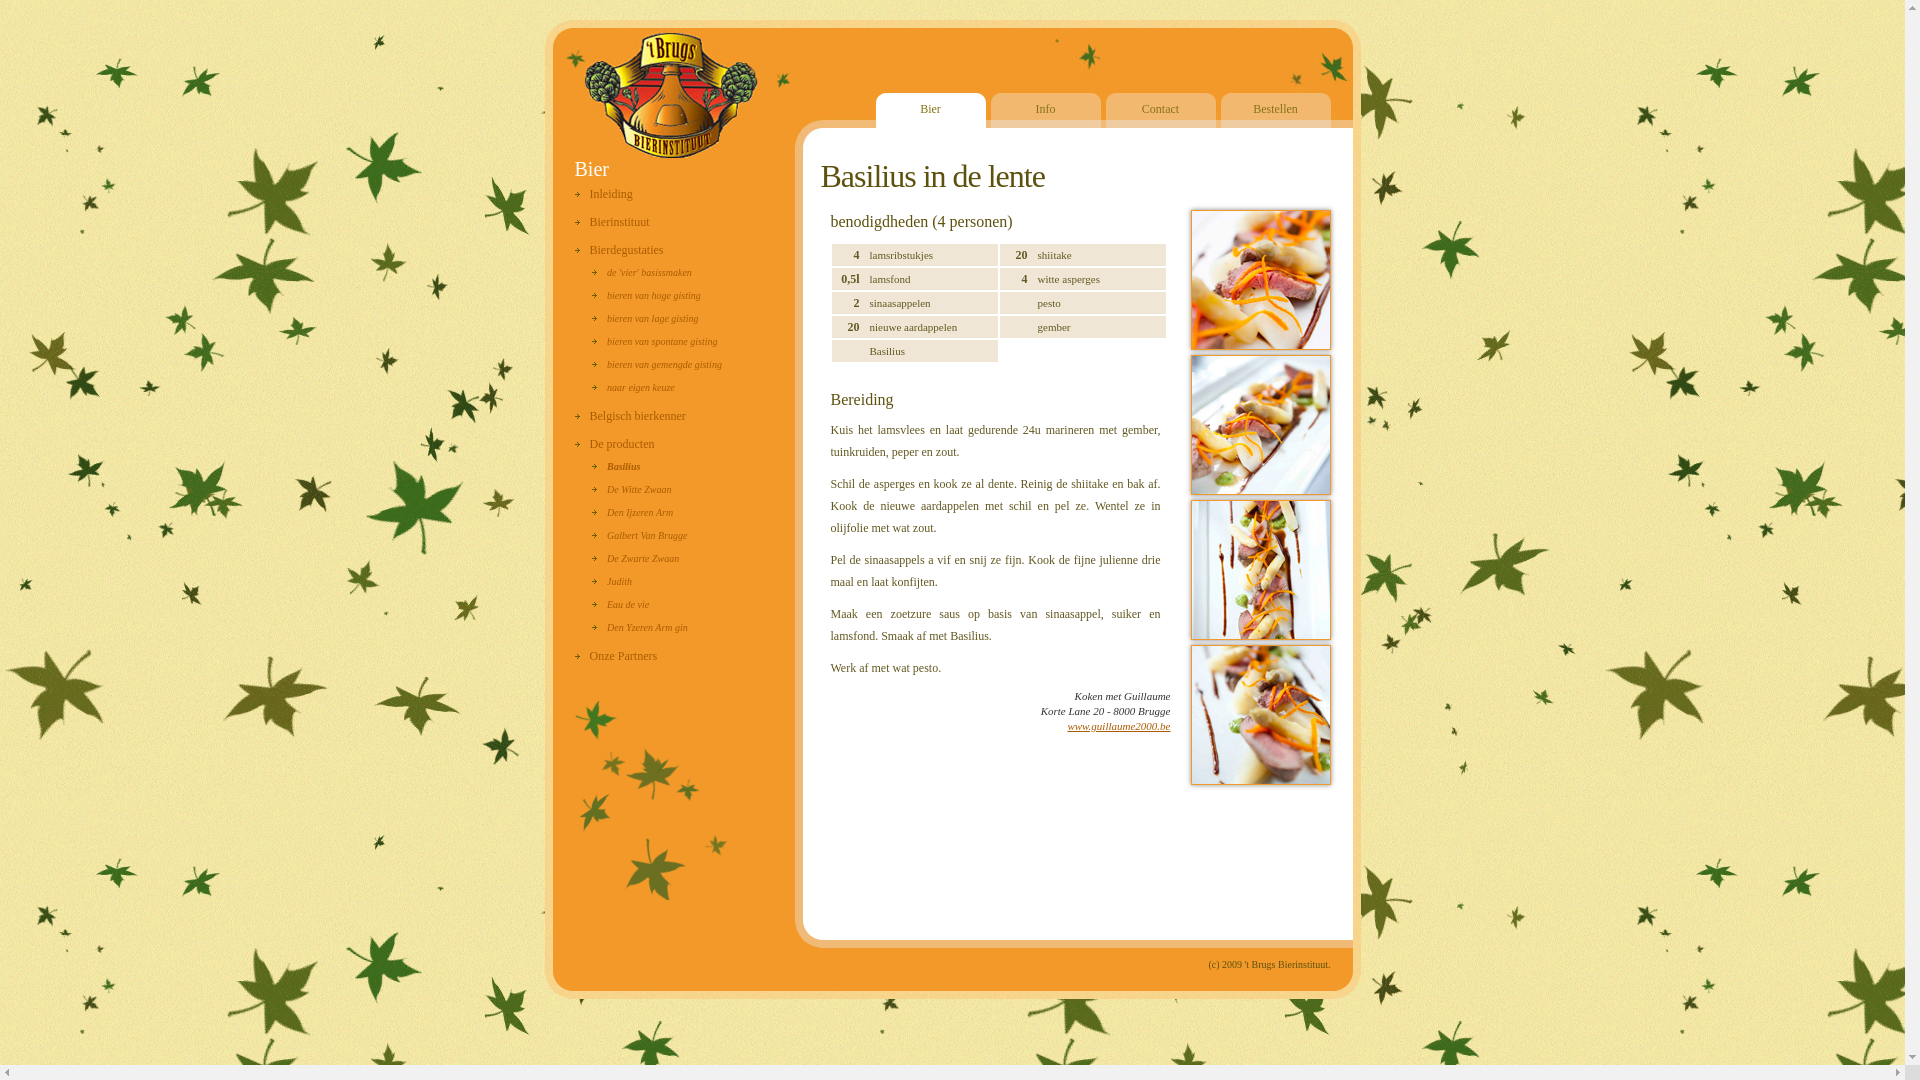 This screenshot has height=1080, width=1920. What do you see at coordinates (610, 222) in the screenshot?
I see `'Bierinstituut'` at bounding box center [610, 222].